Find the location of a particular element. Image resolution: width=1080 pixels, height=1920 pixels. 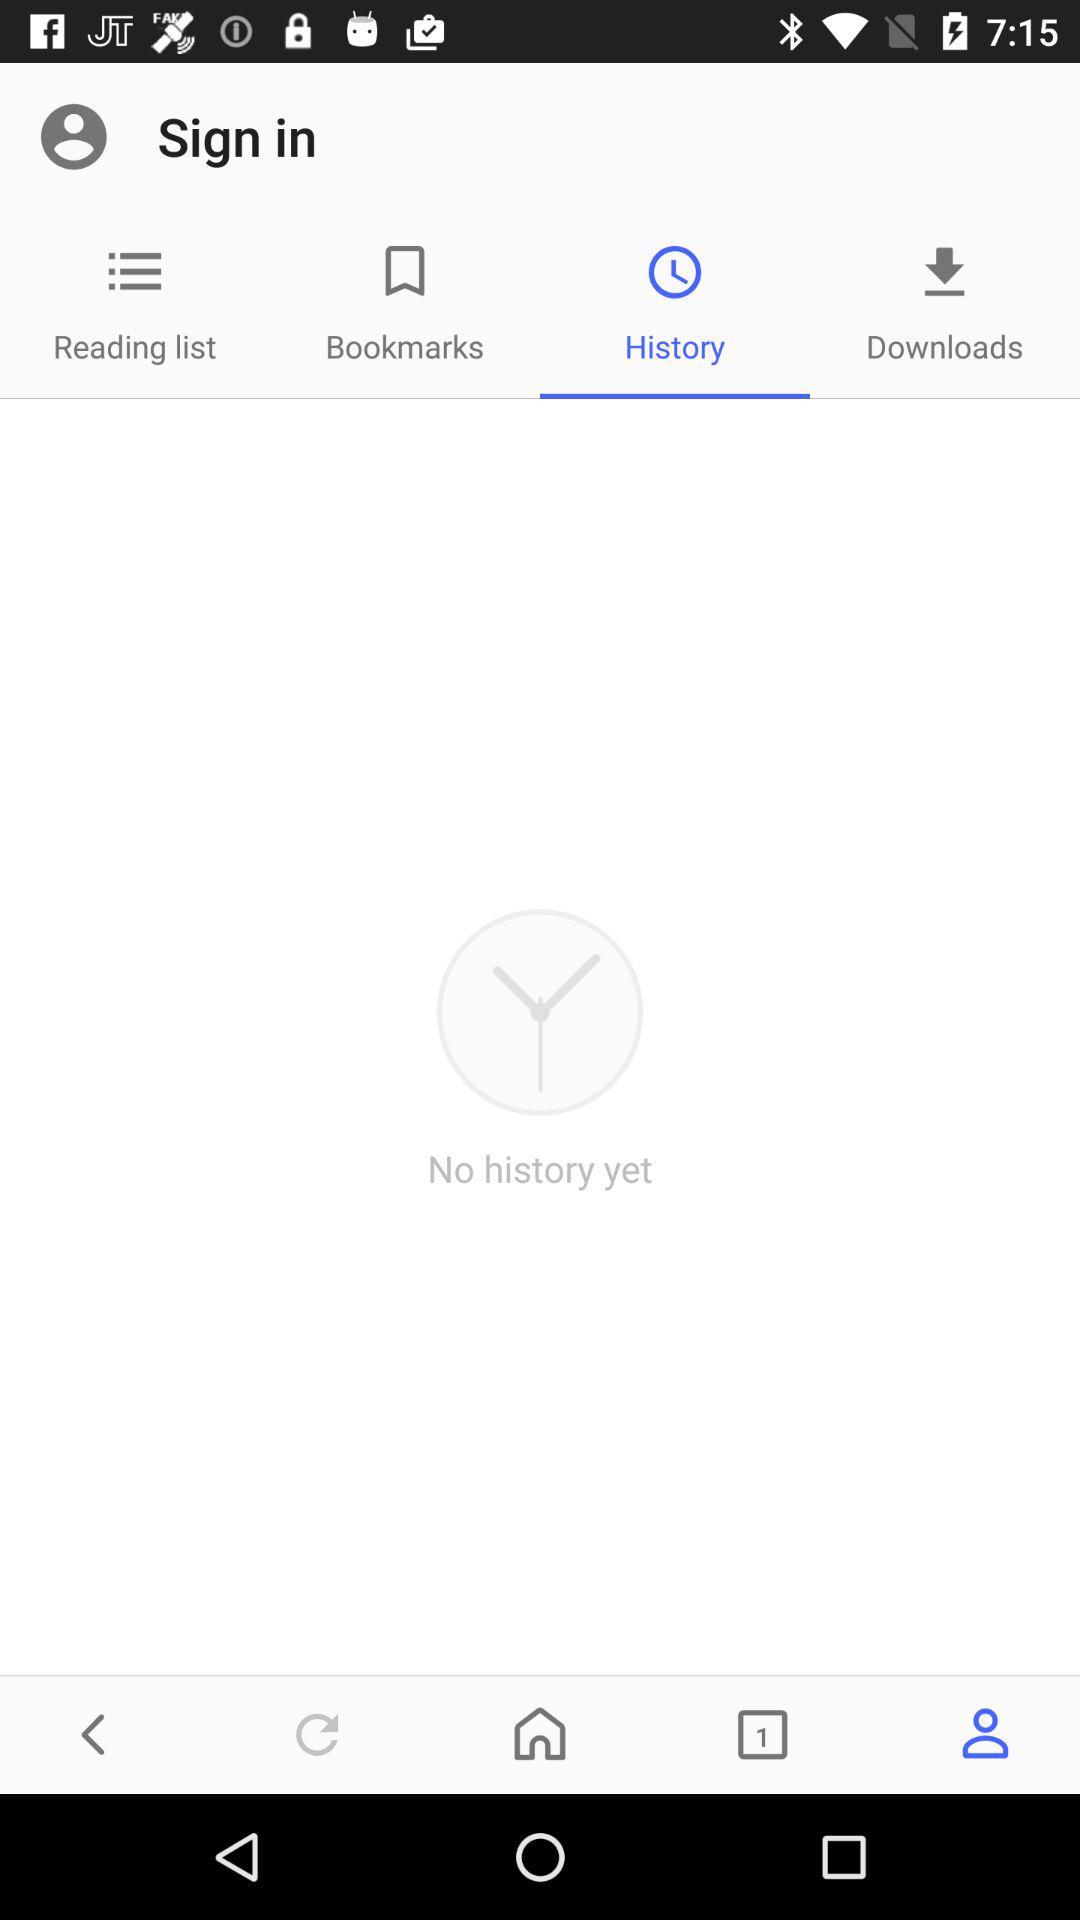

the button above downloads is located at coordinates (945, 271).